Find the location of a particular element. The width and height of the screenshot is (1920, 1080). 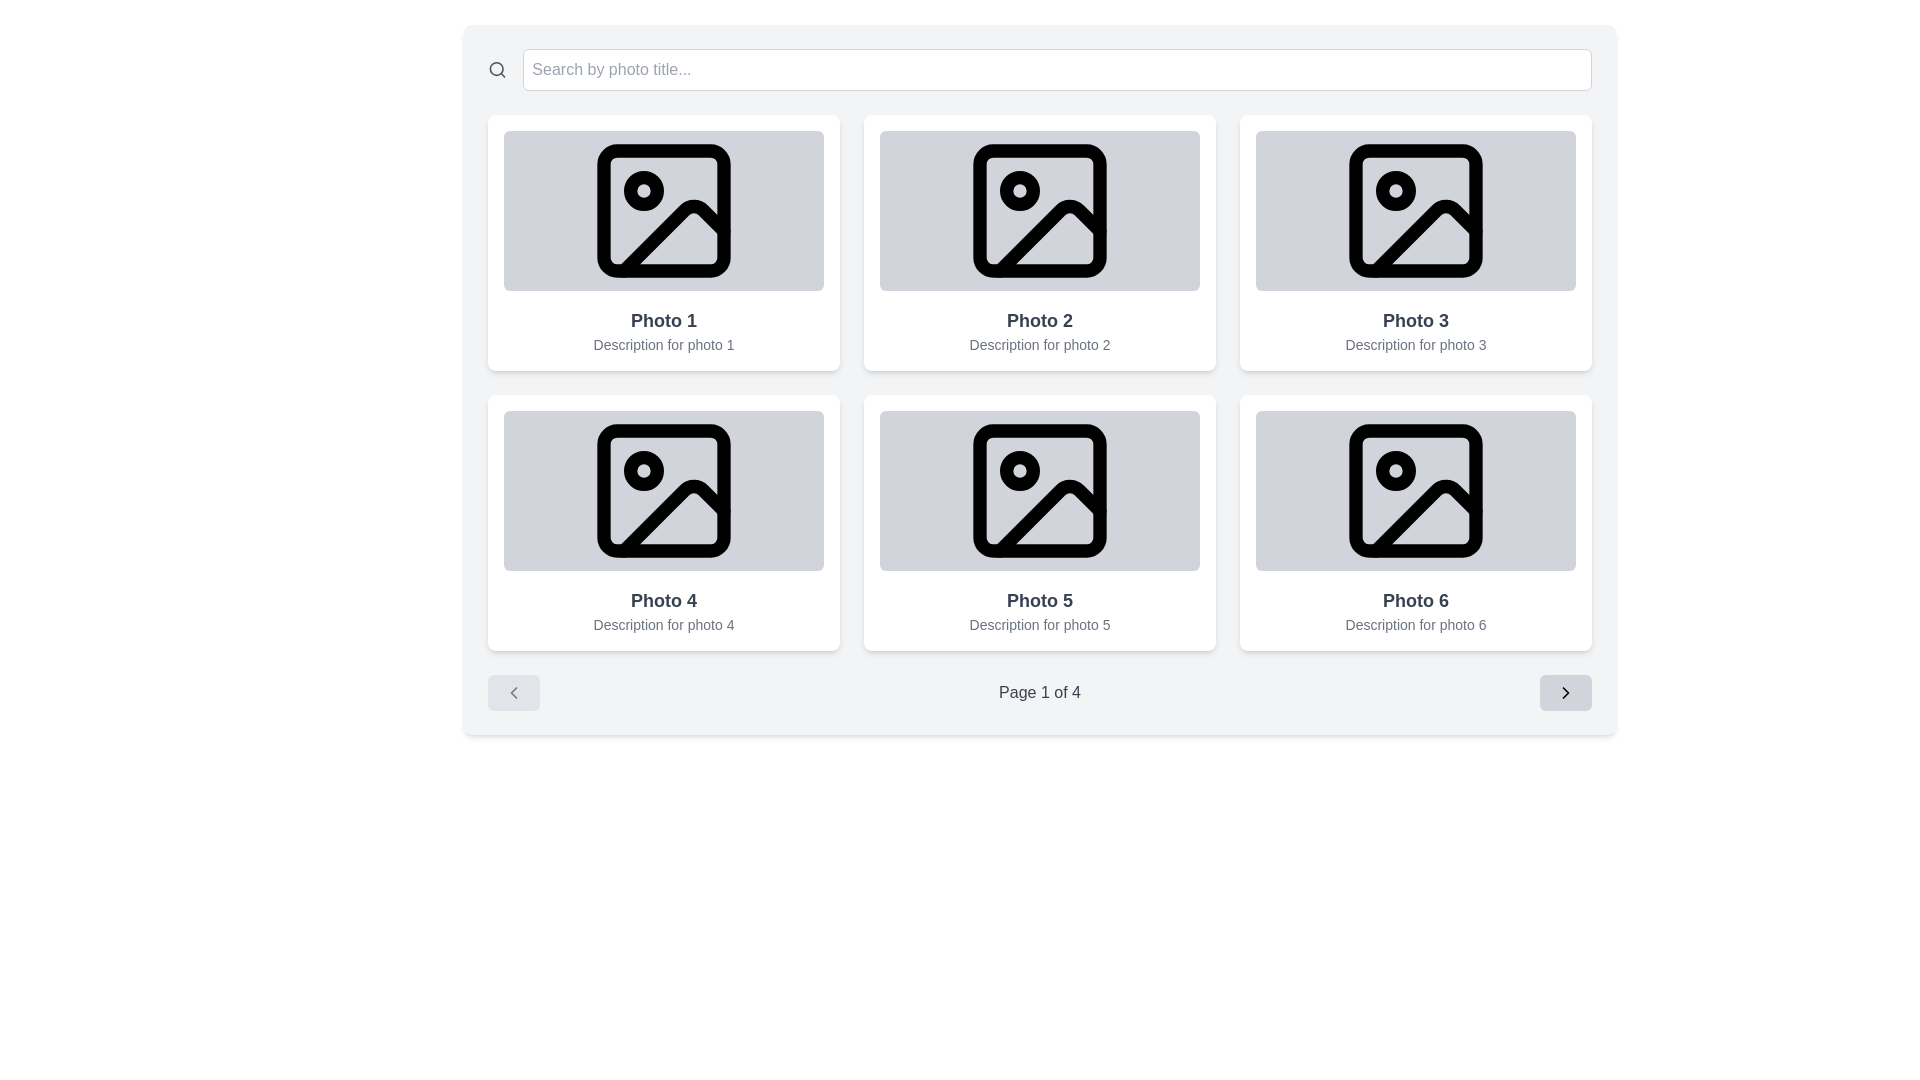

the image placeholder or thumbnail graphic styled like a generic image representation with a black outline, located in the fourth cell of the grid layout for 'Photo 4' is located at coordinates (663, 490).